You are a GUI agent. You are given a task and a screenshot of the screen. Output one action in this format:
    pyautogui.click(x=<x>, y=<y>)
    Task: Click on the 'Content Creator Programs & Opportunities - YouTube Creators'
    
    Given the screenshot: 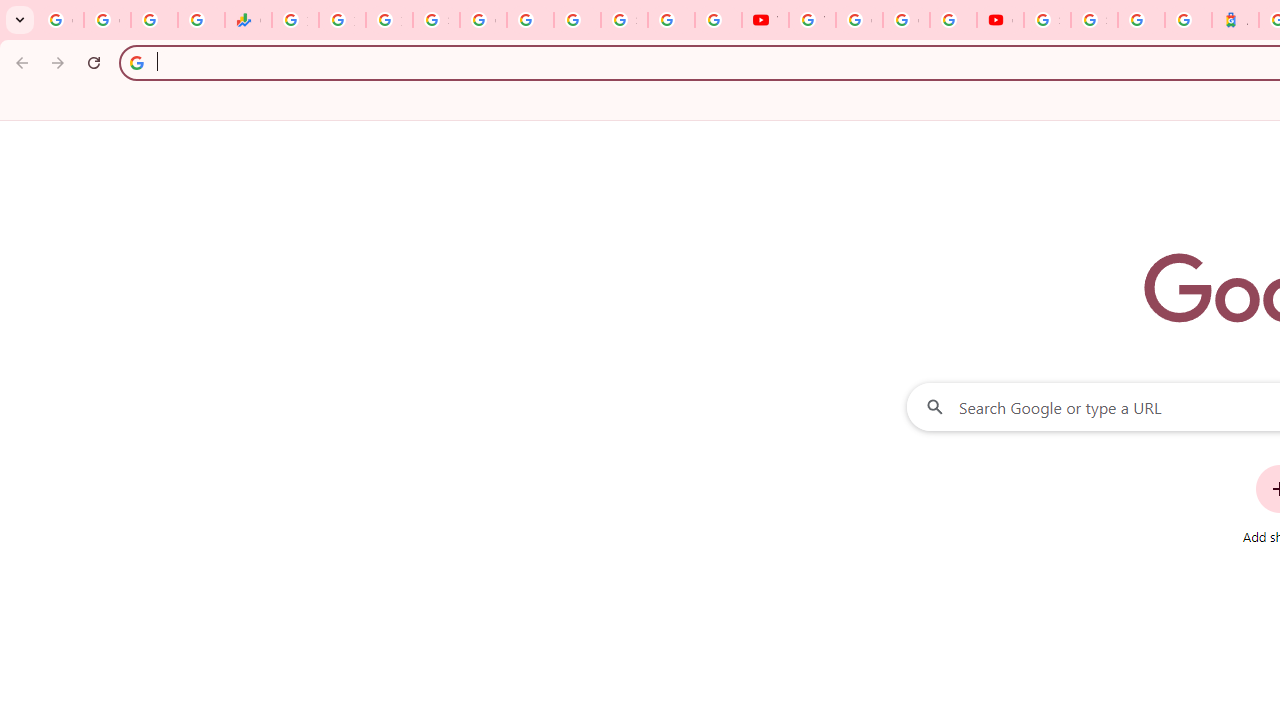 What is the action you would take?
    pyautogui.click(x=1000, y=20)
    